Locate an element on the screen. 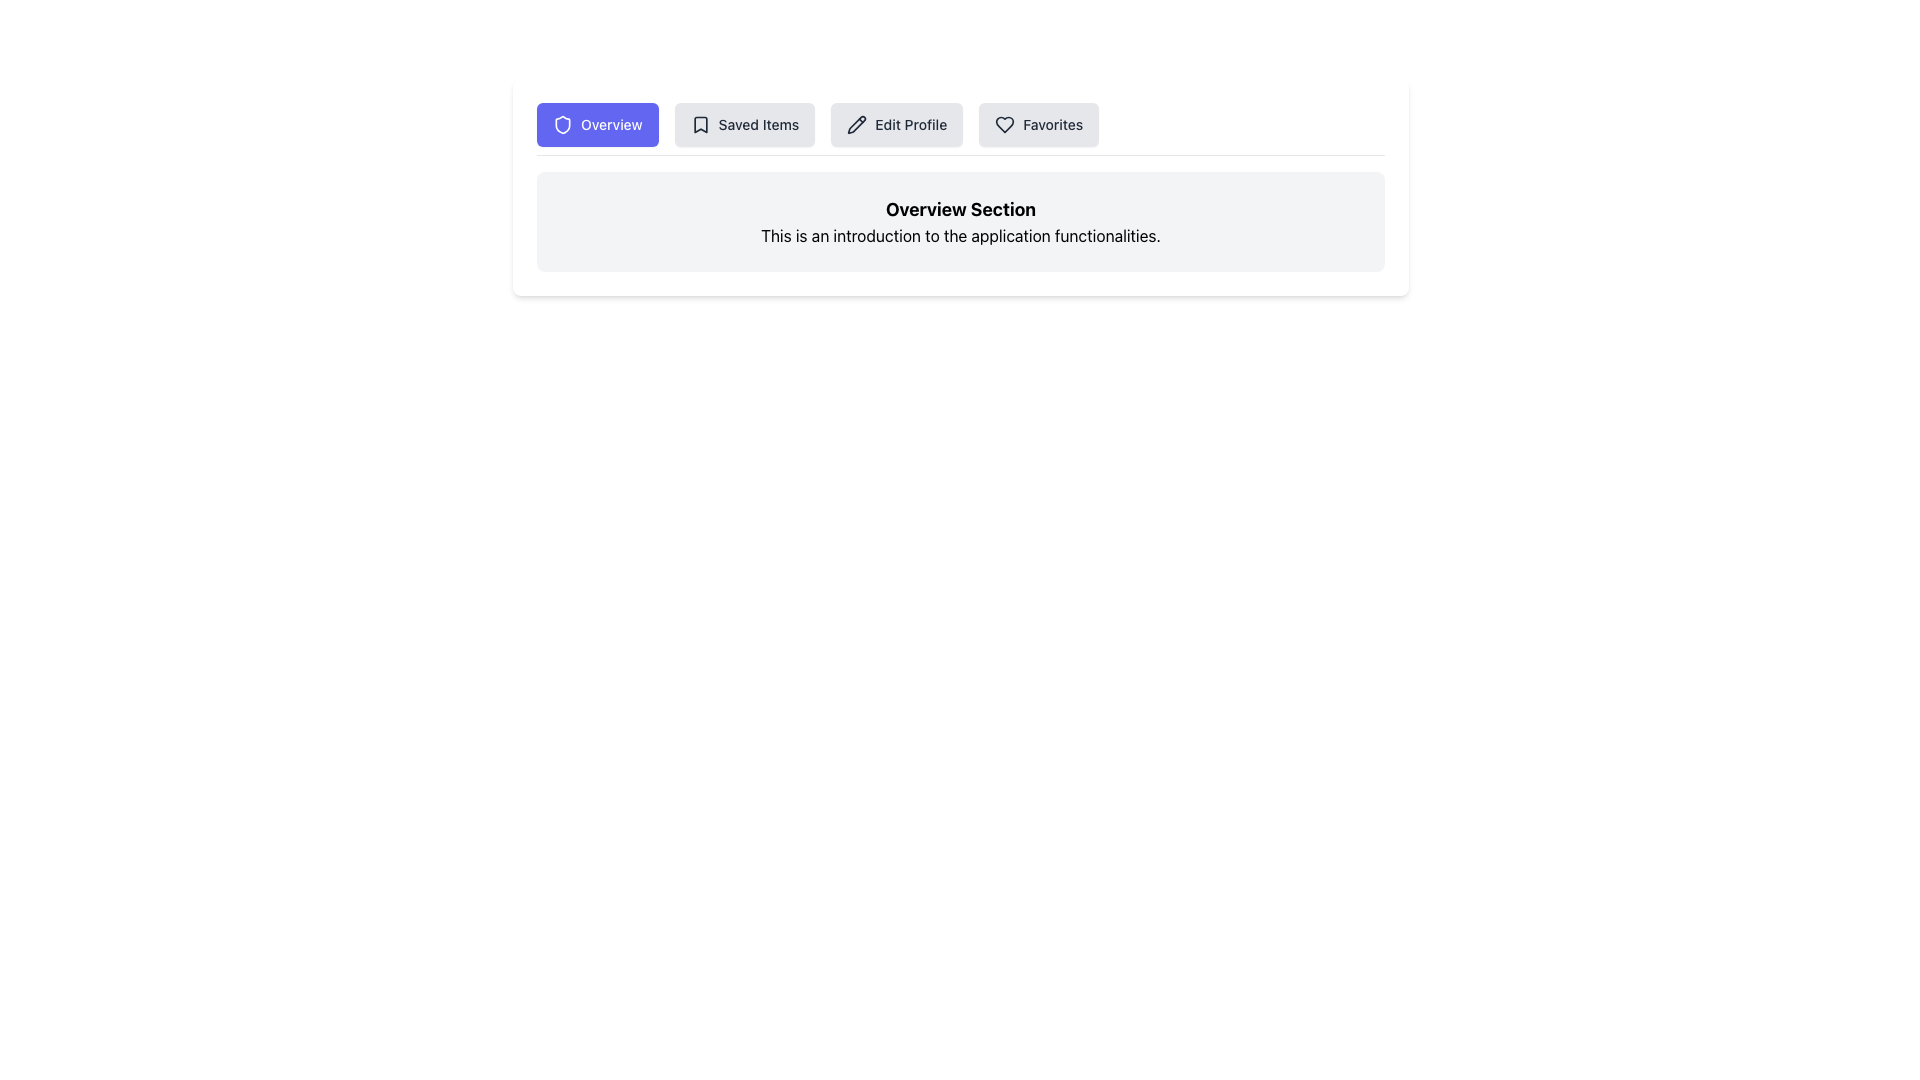 This screenshot has height=1080, width=1920. the bookmark icon located within the 'Saved Items' button in the navigation bar at the top of the page is located at coordinates (700, 124).